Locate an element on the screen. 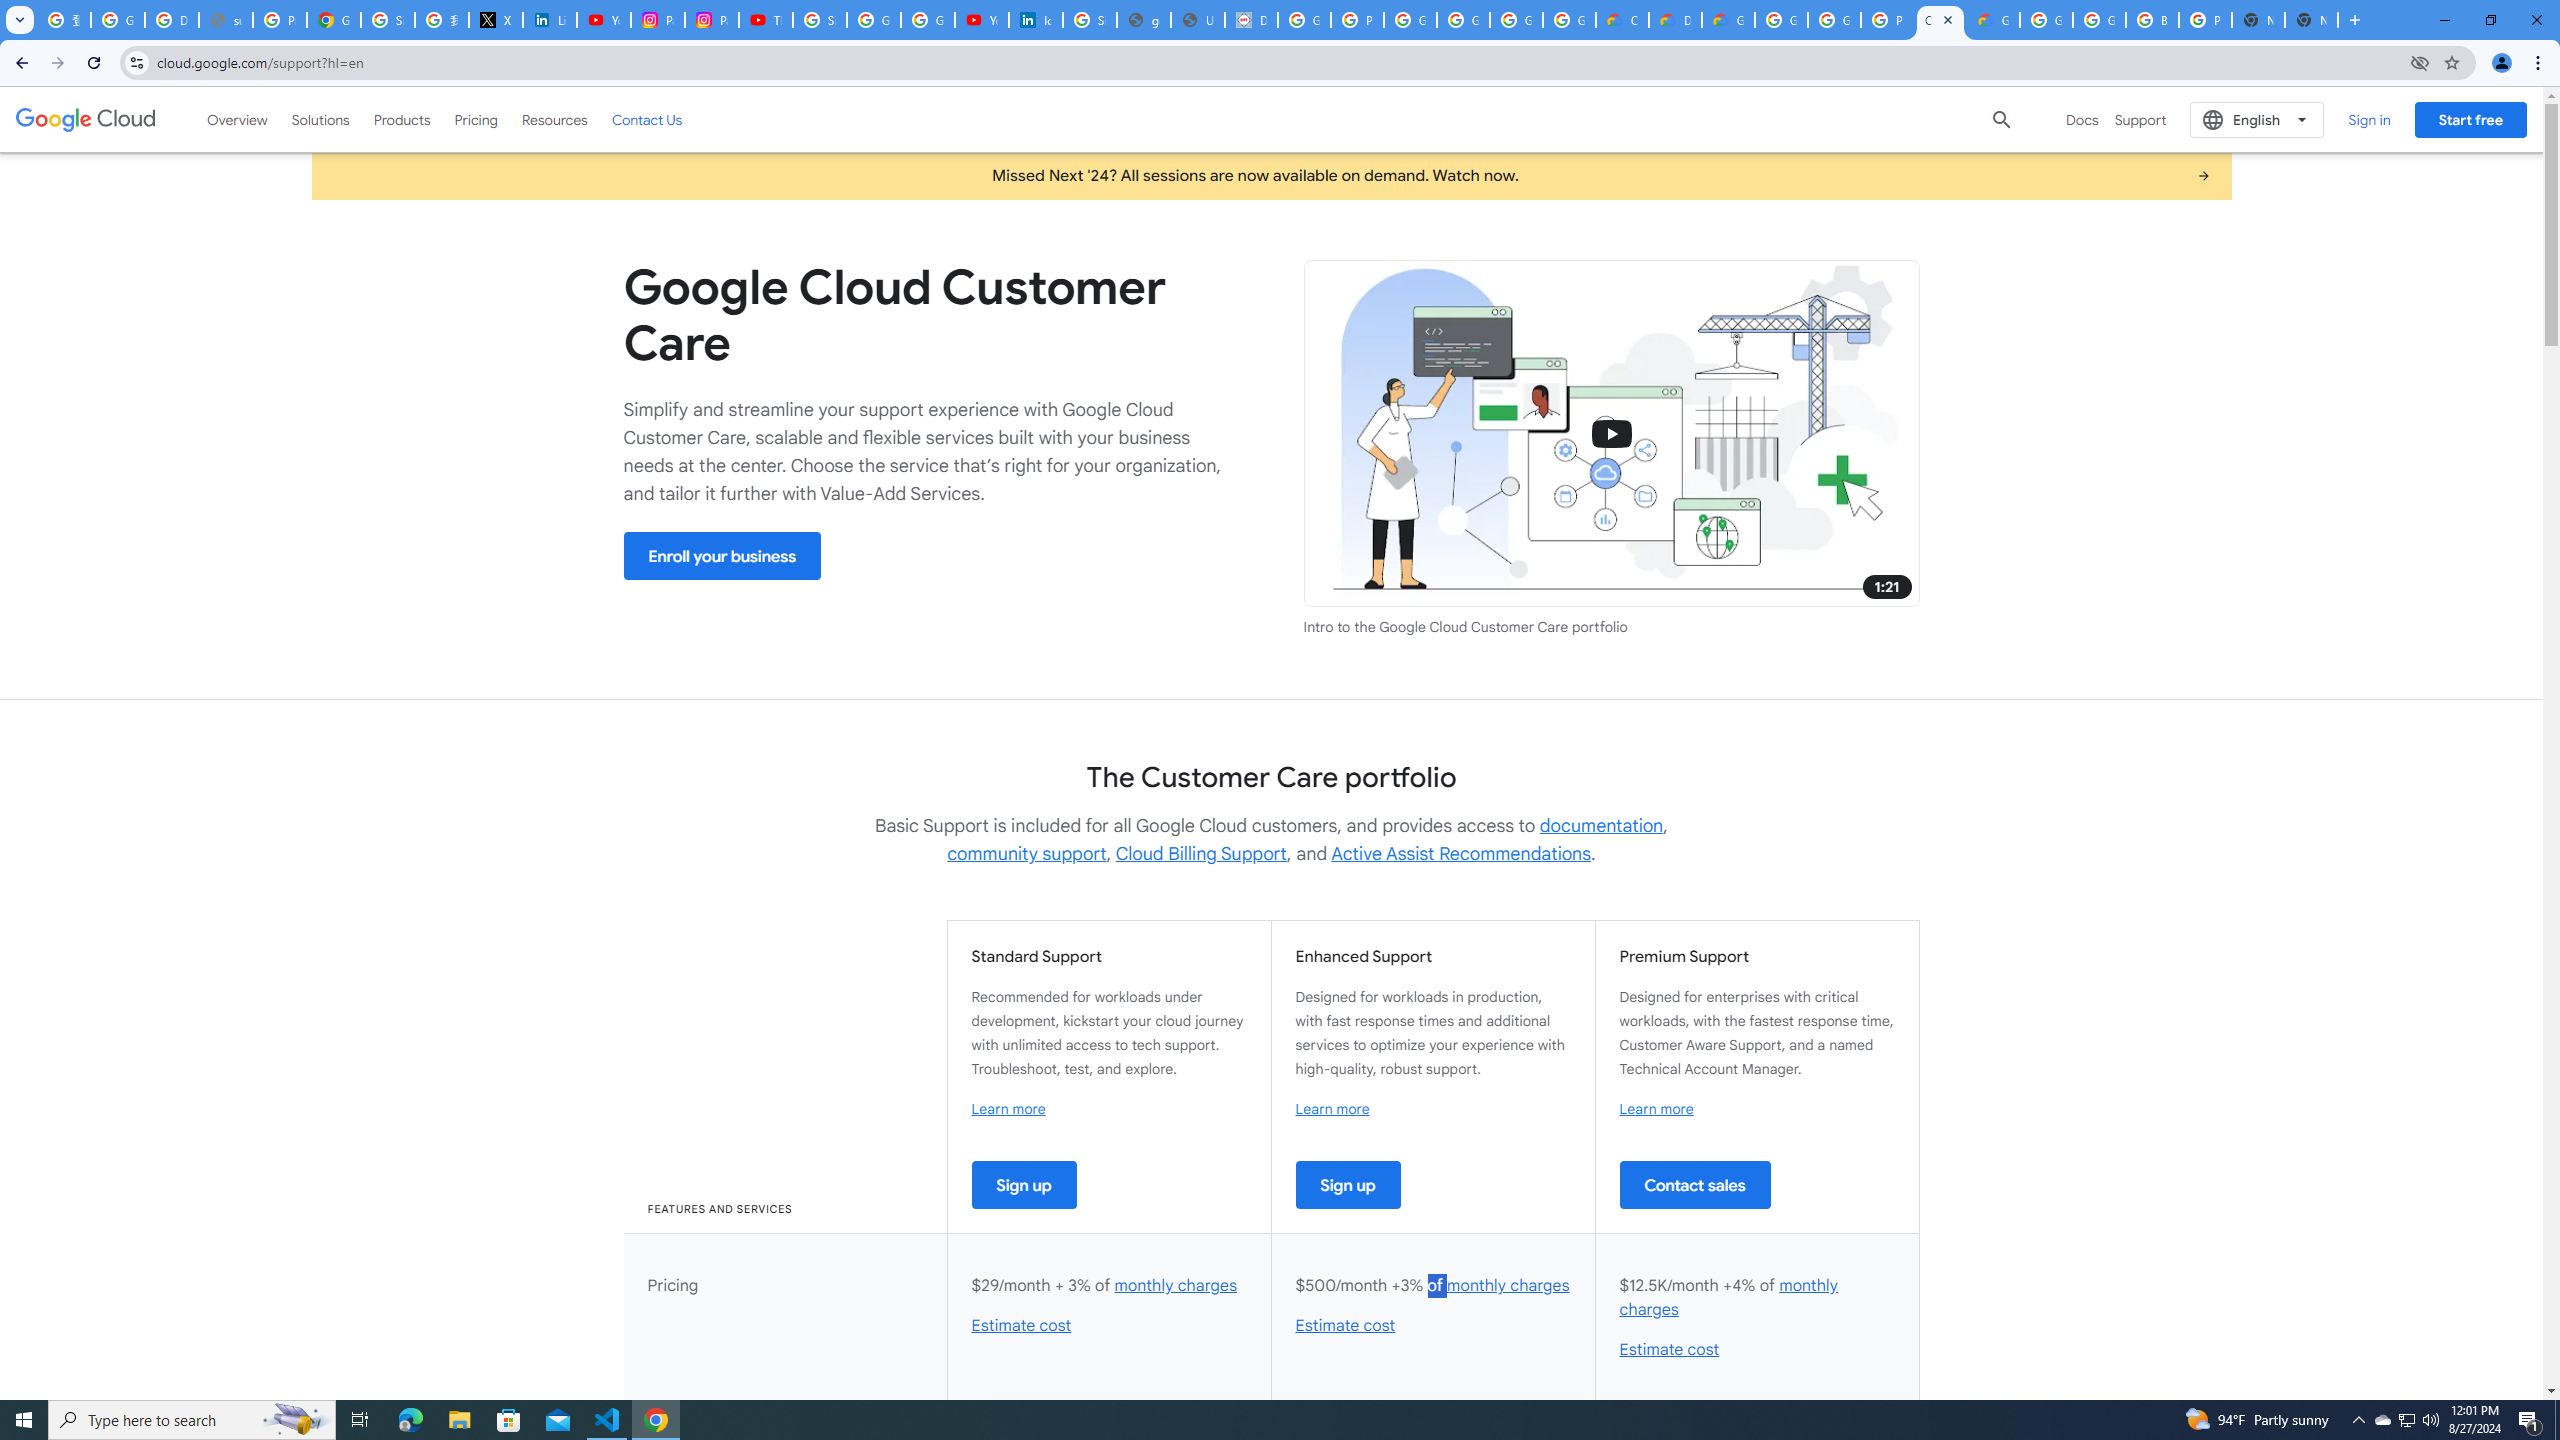  'Support illustration' is located at coordinates (1610, 433).